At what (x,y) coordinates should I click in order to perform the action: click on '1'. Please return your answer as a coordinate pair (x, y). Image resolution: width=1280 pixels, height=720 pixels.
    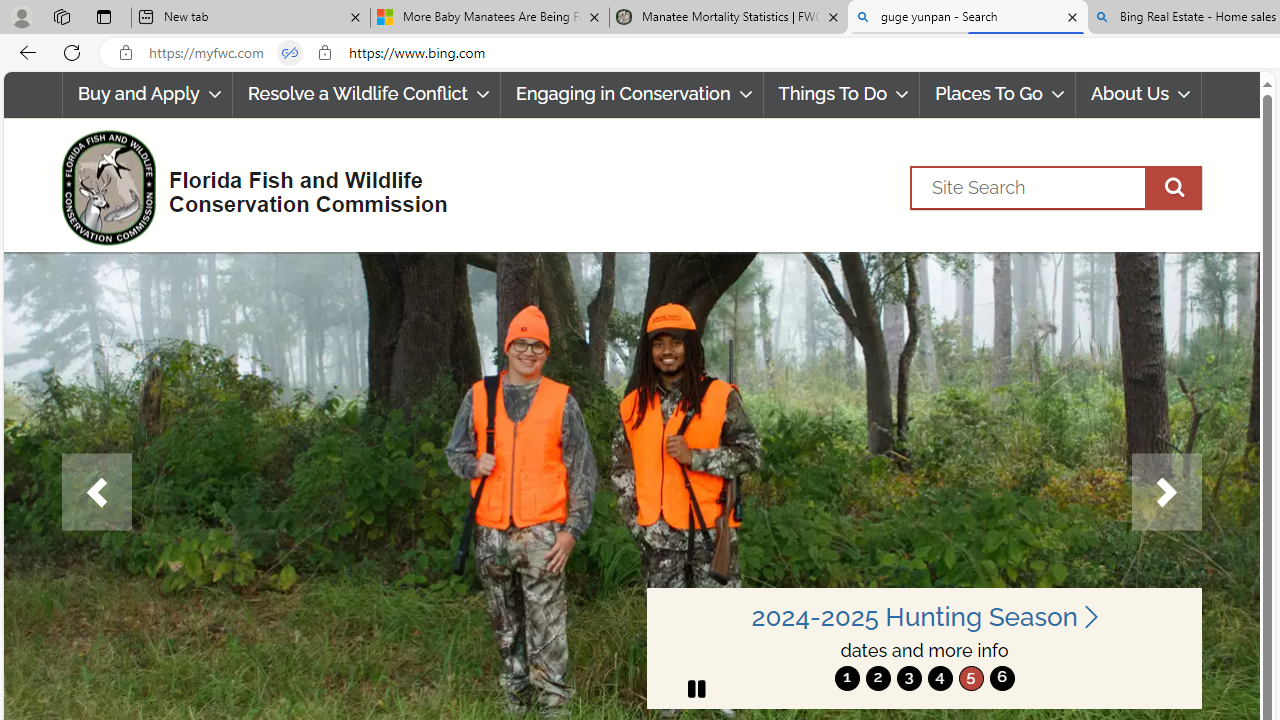
    Looking at the image, I should click on (847, 677).